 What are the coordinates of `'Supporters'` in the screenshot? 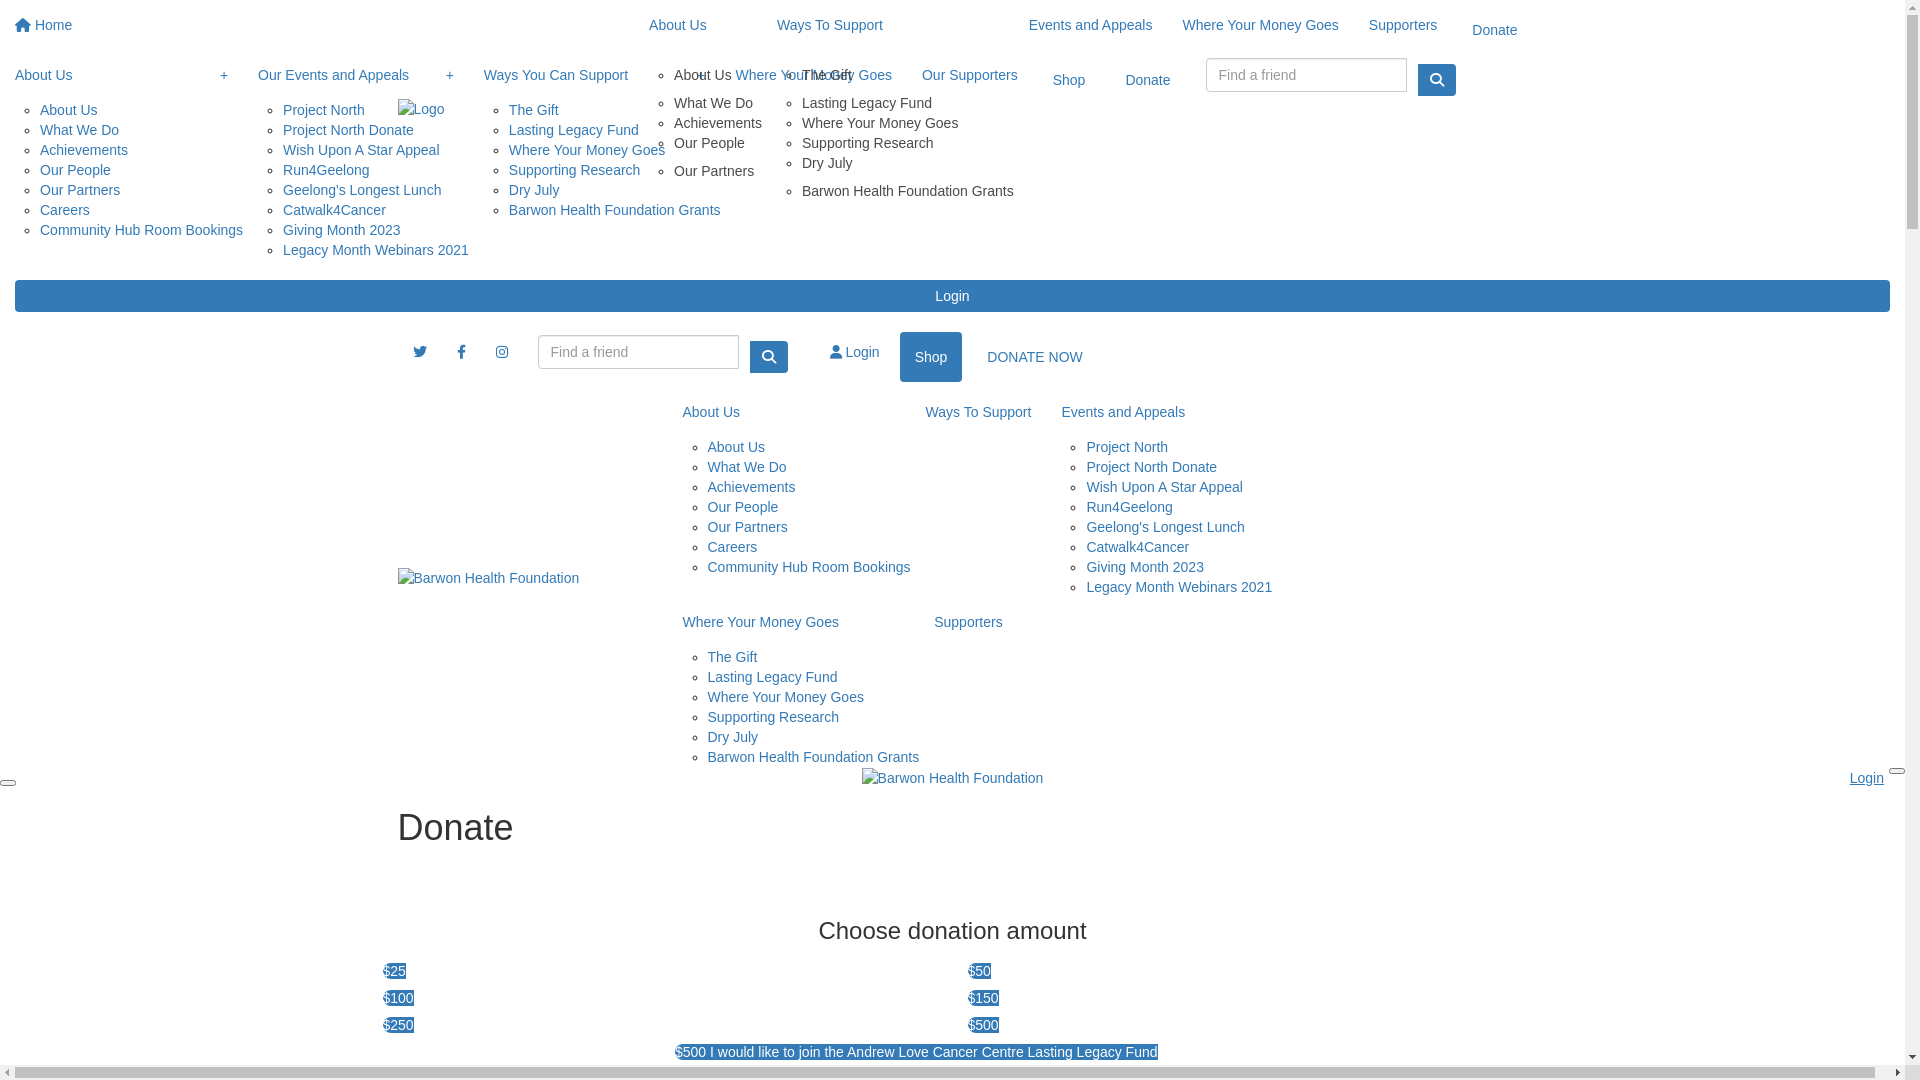 It's located at (968, 620).